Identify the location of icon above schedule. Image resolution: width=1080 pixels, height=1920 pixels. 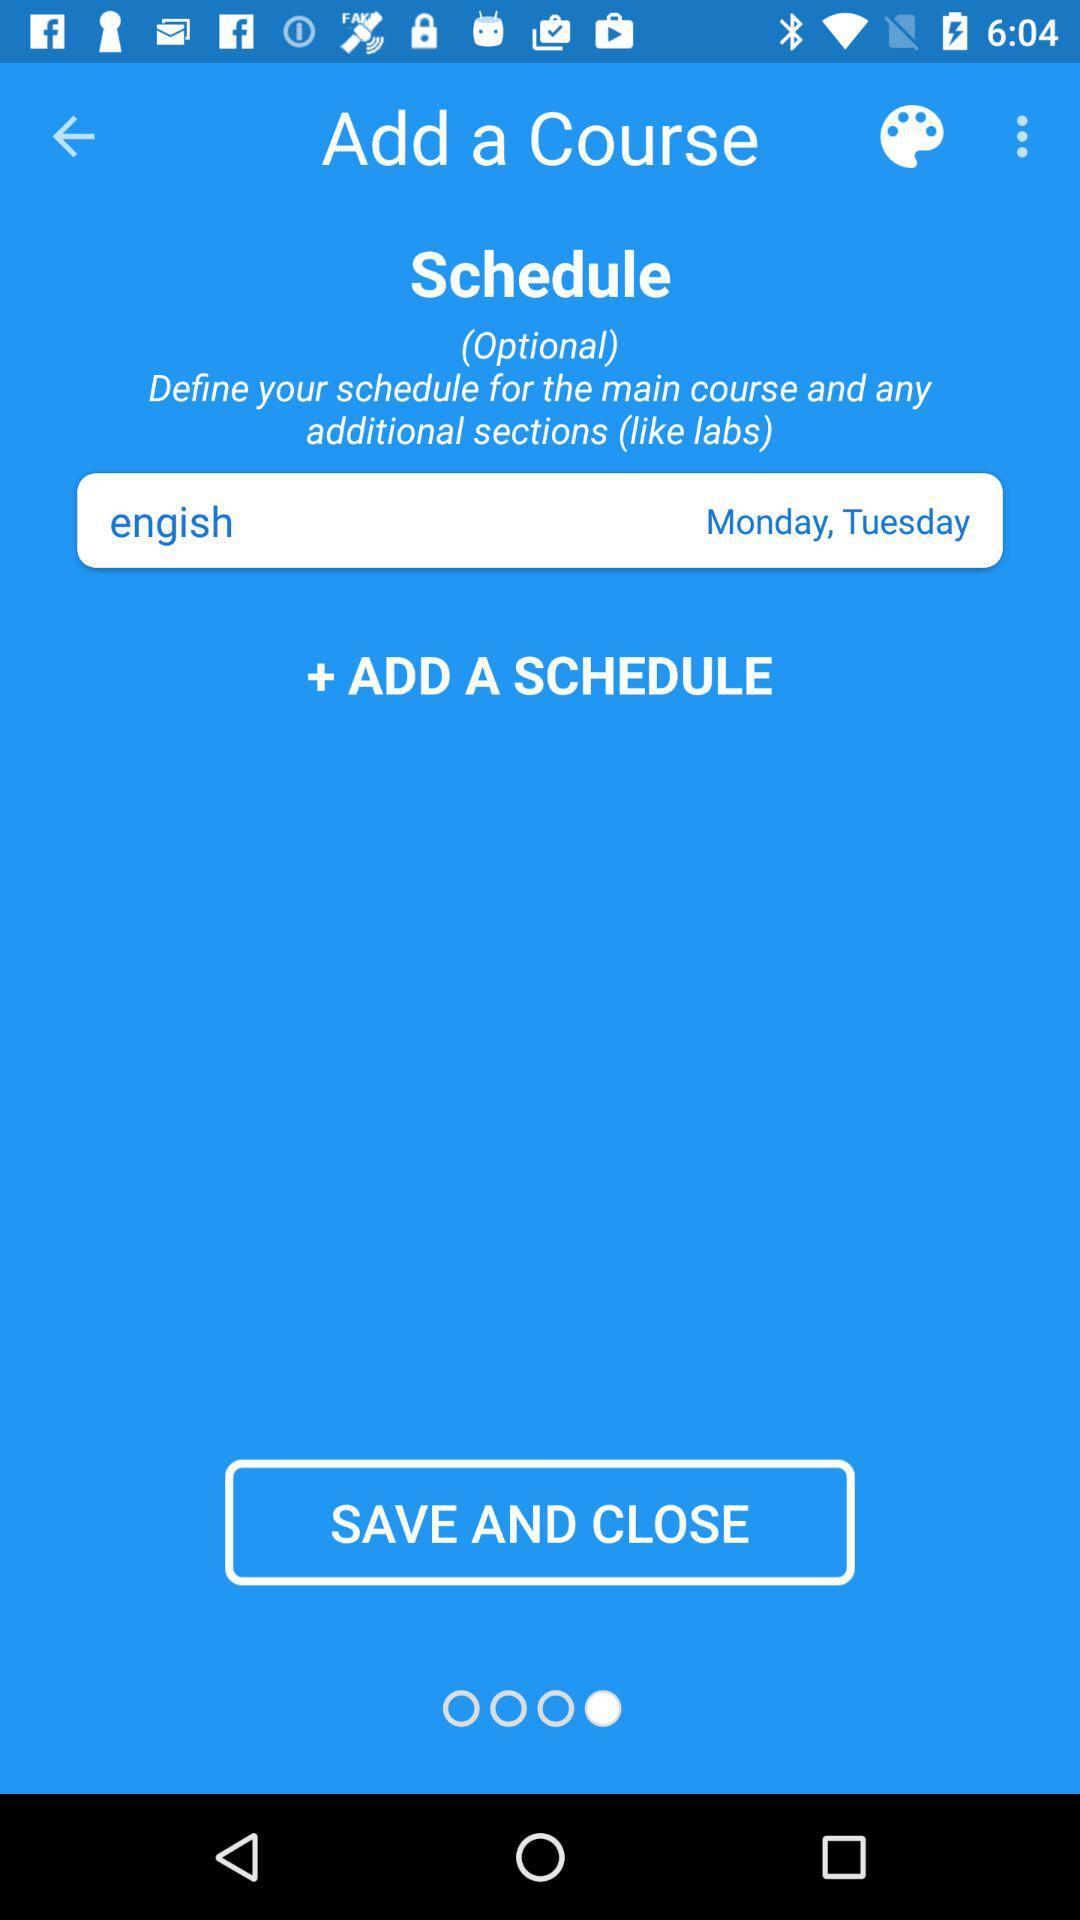
(72, 135).